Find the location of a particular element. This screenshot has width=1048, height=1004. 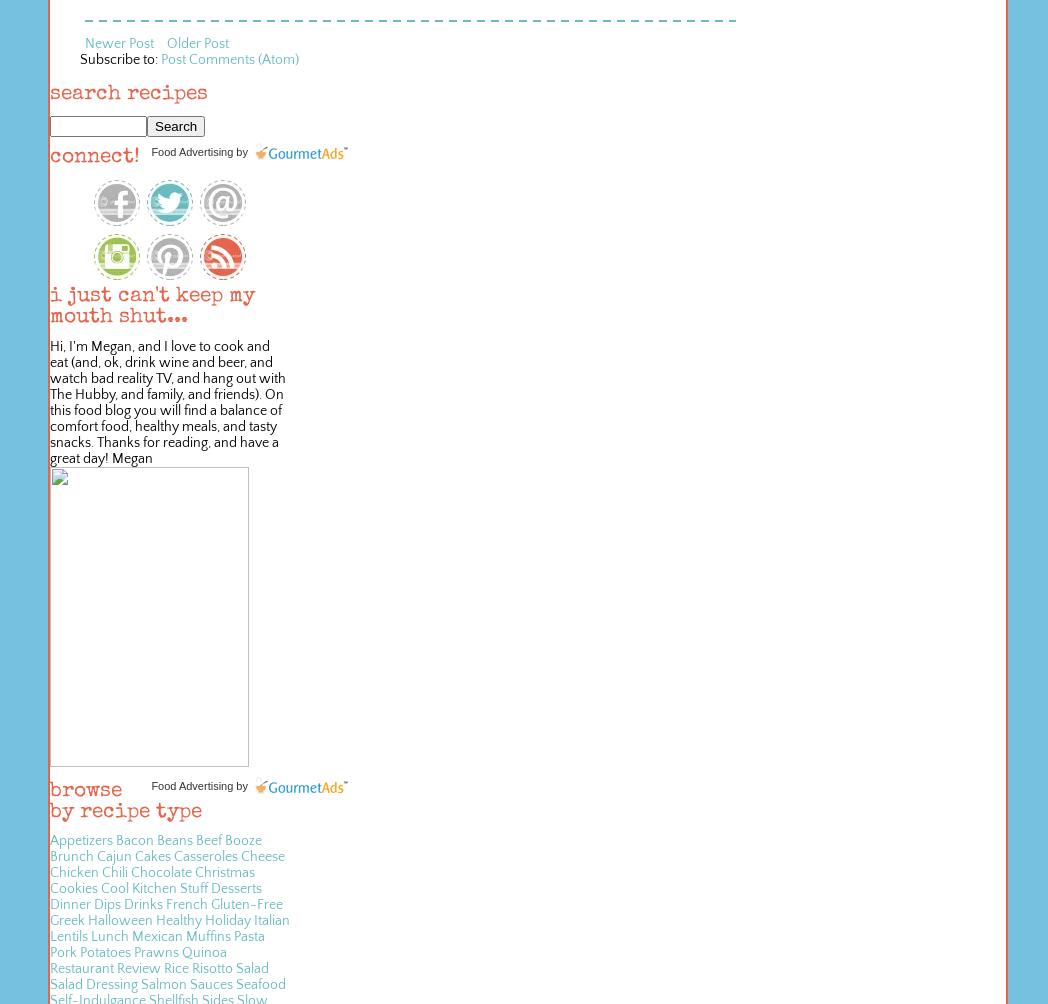

'Lentils' is located at coordinates (68, 936).